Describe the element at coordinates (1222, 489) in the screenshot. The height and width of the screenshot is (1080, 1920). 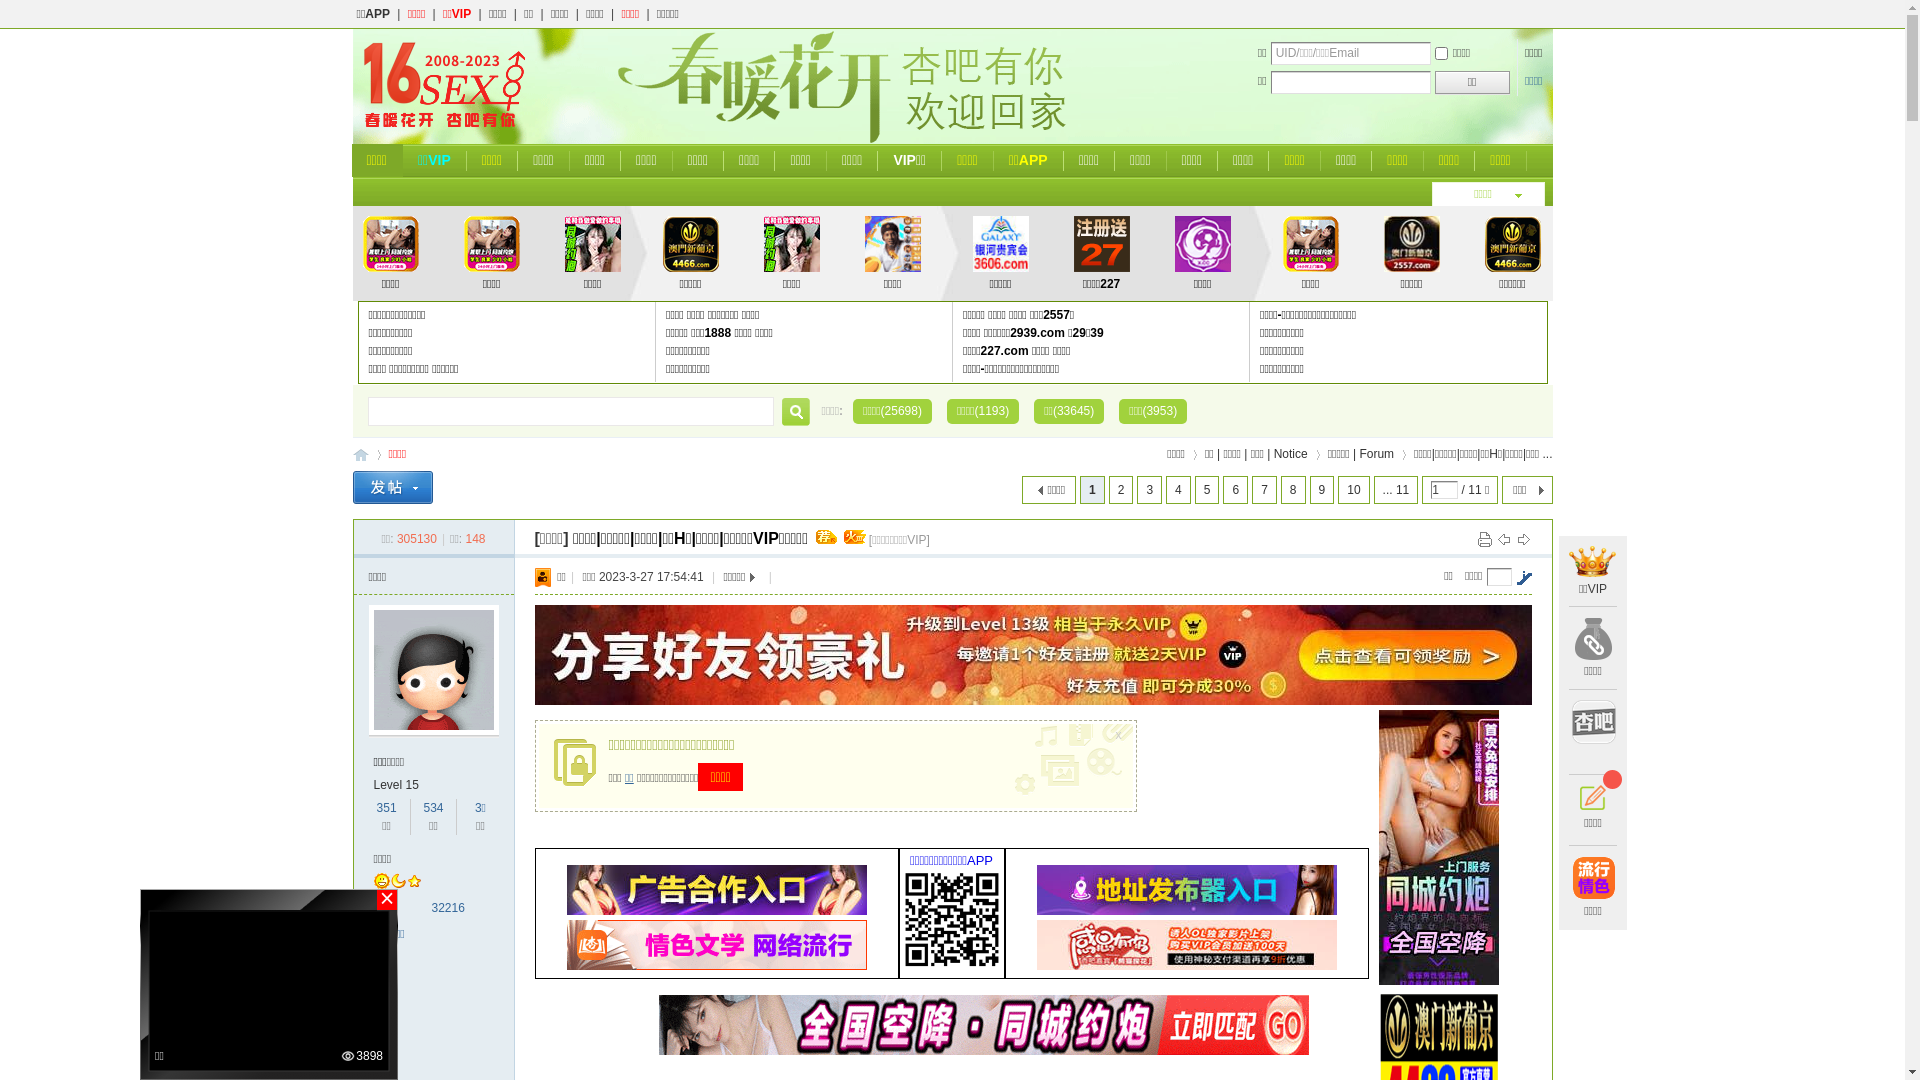
I see `'6'` at that location.